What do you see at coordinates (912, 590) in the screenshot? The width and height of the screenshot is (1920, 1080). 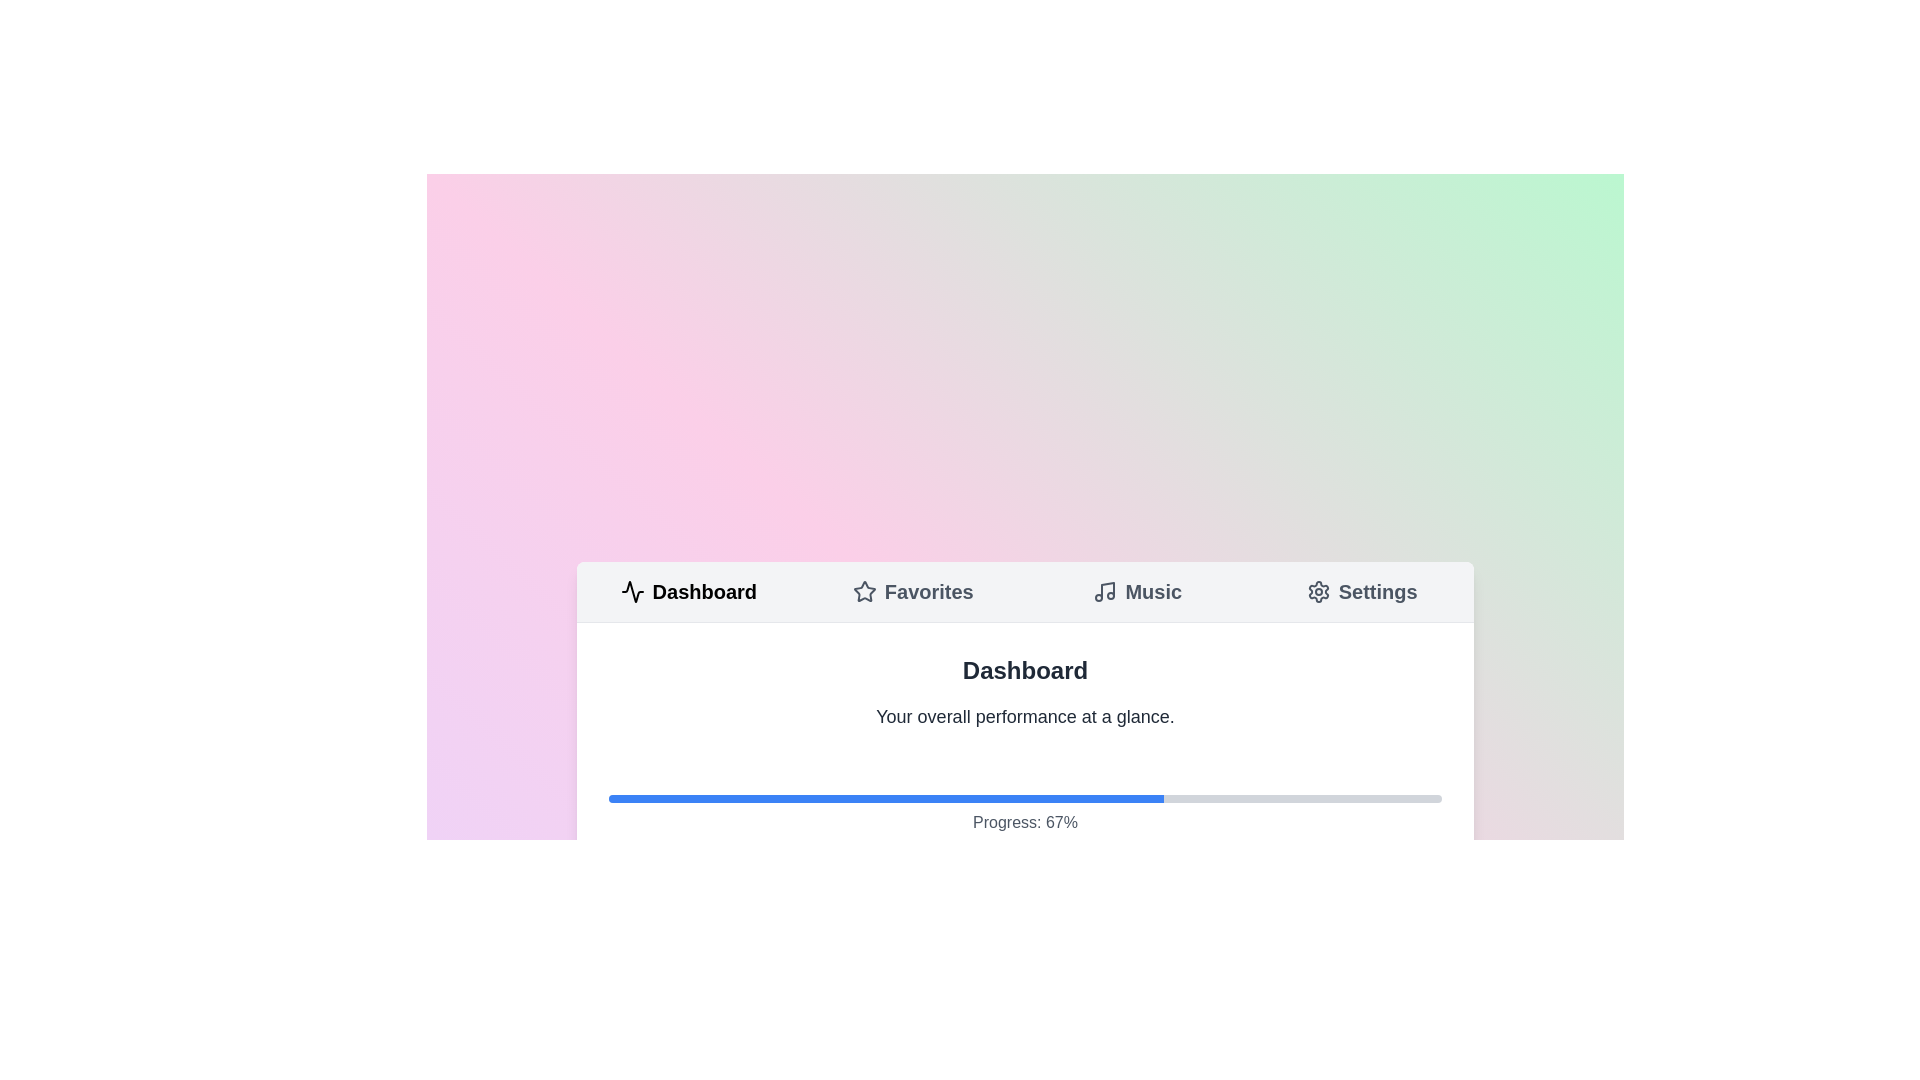 I see `the tab labeled Favorites` at bounding box center [912, 590].